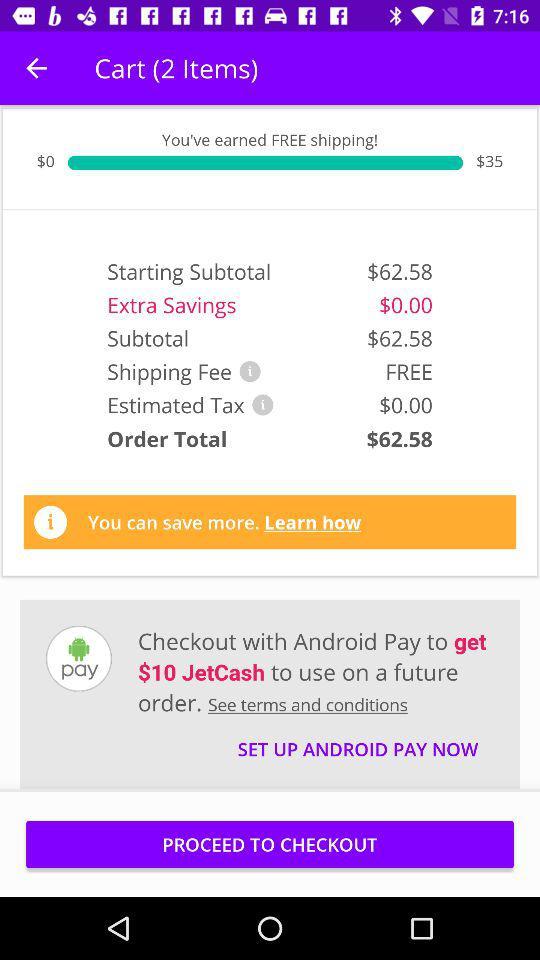 This screenshot has height=960, width=540. I want to click on icon above the $0 icon, so click(36, 68).